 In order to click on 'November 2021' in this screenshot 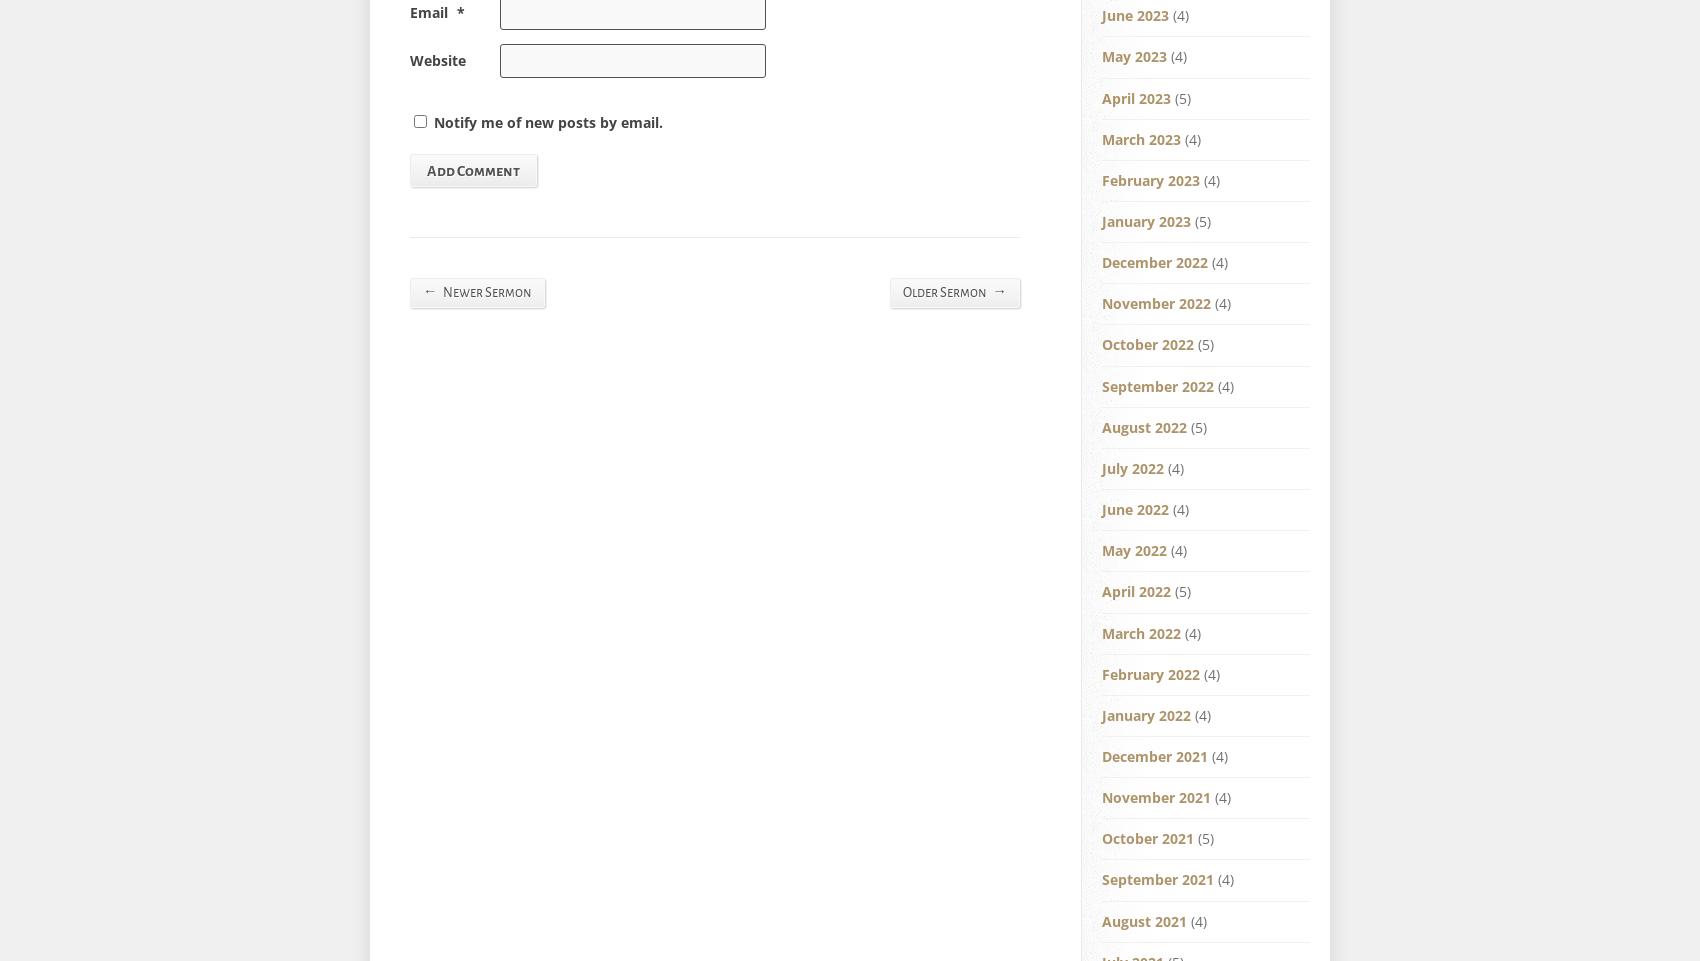, I will do `click(1156, 796)`.